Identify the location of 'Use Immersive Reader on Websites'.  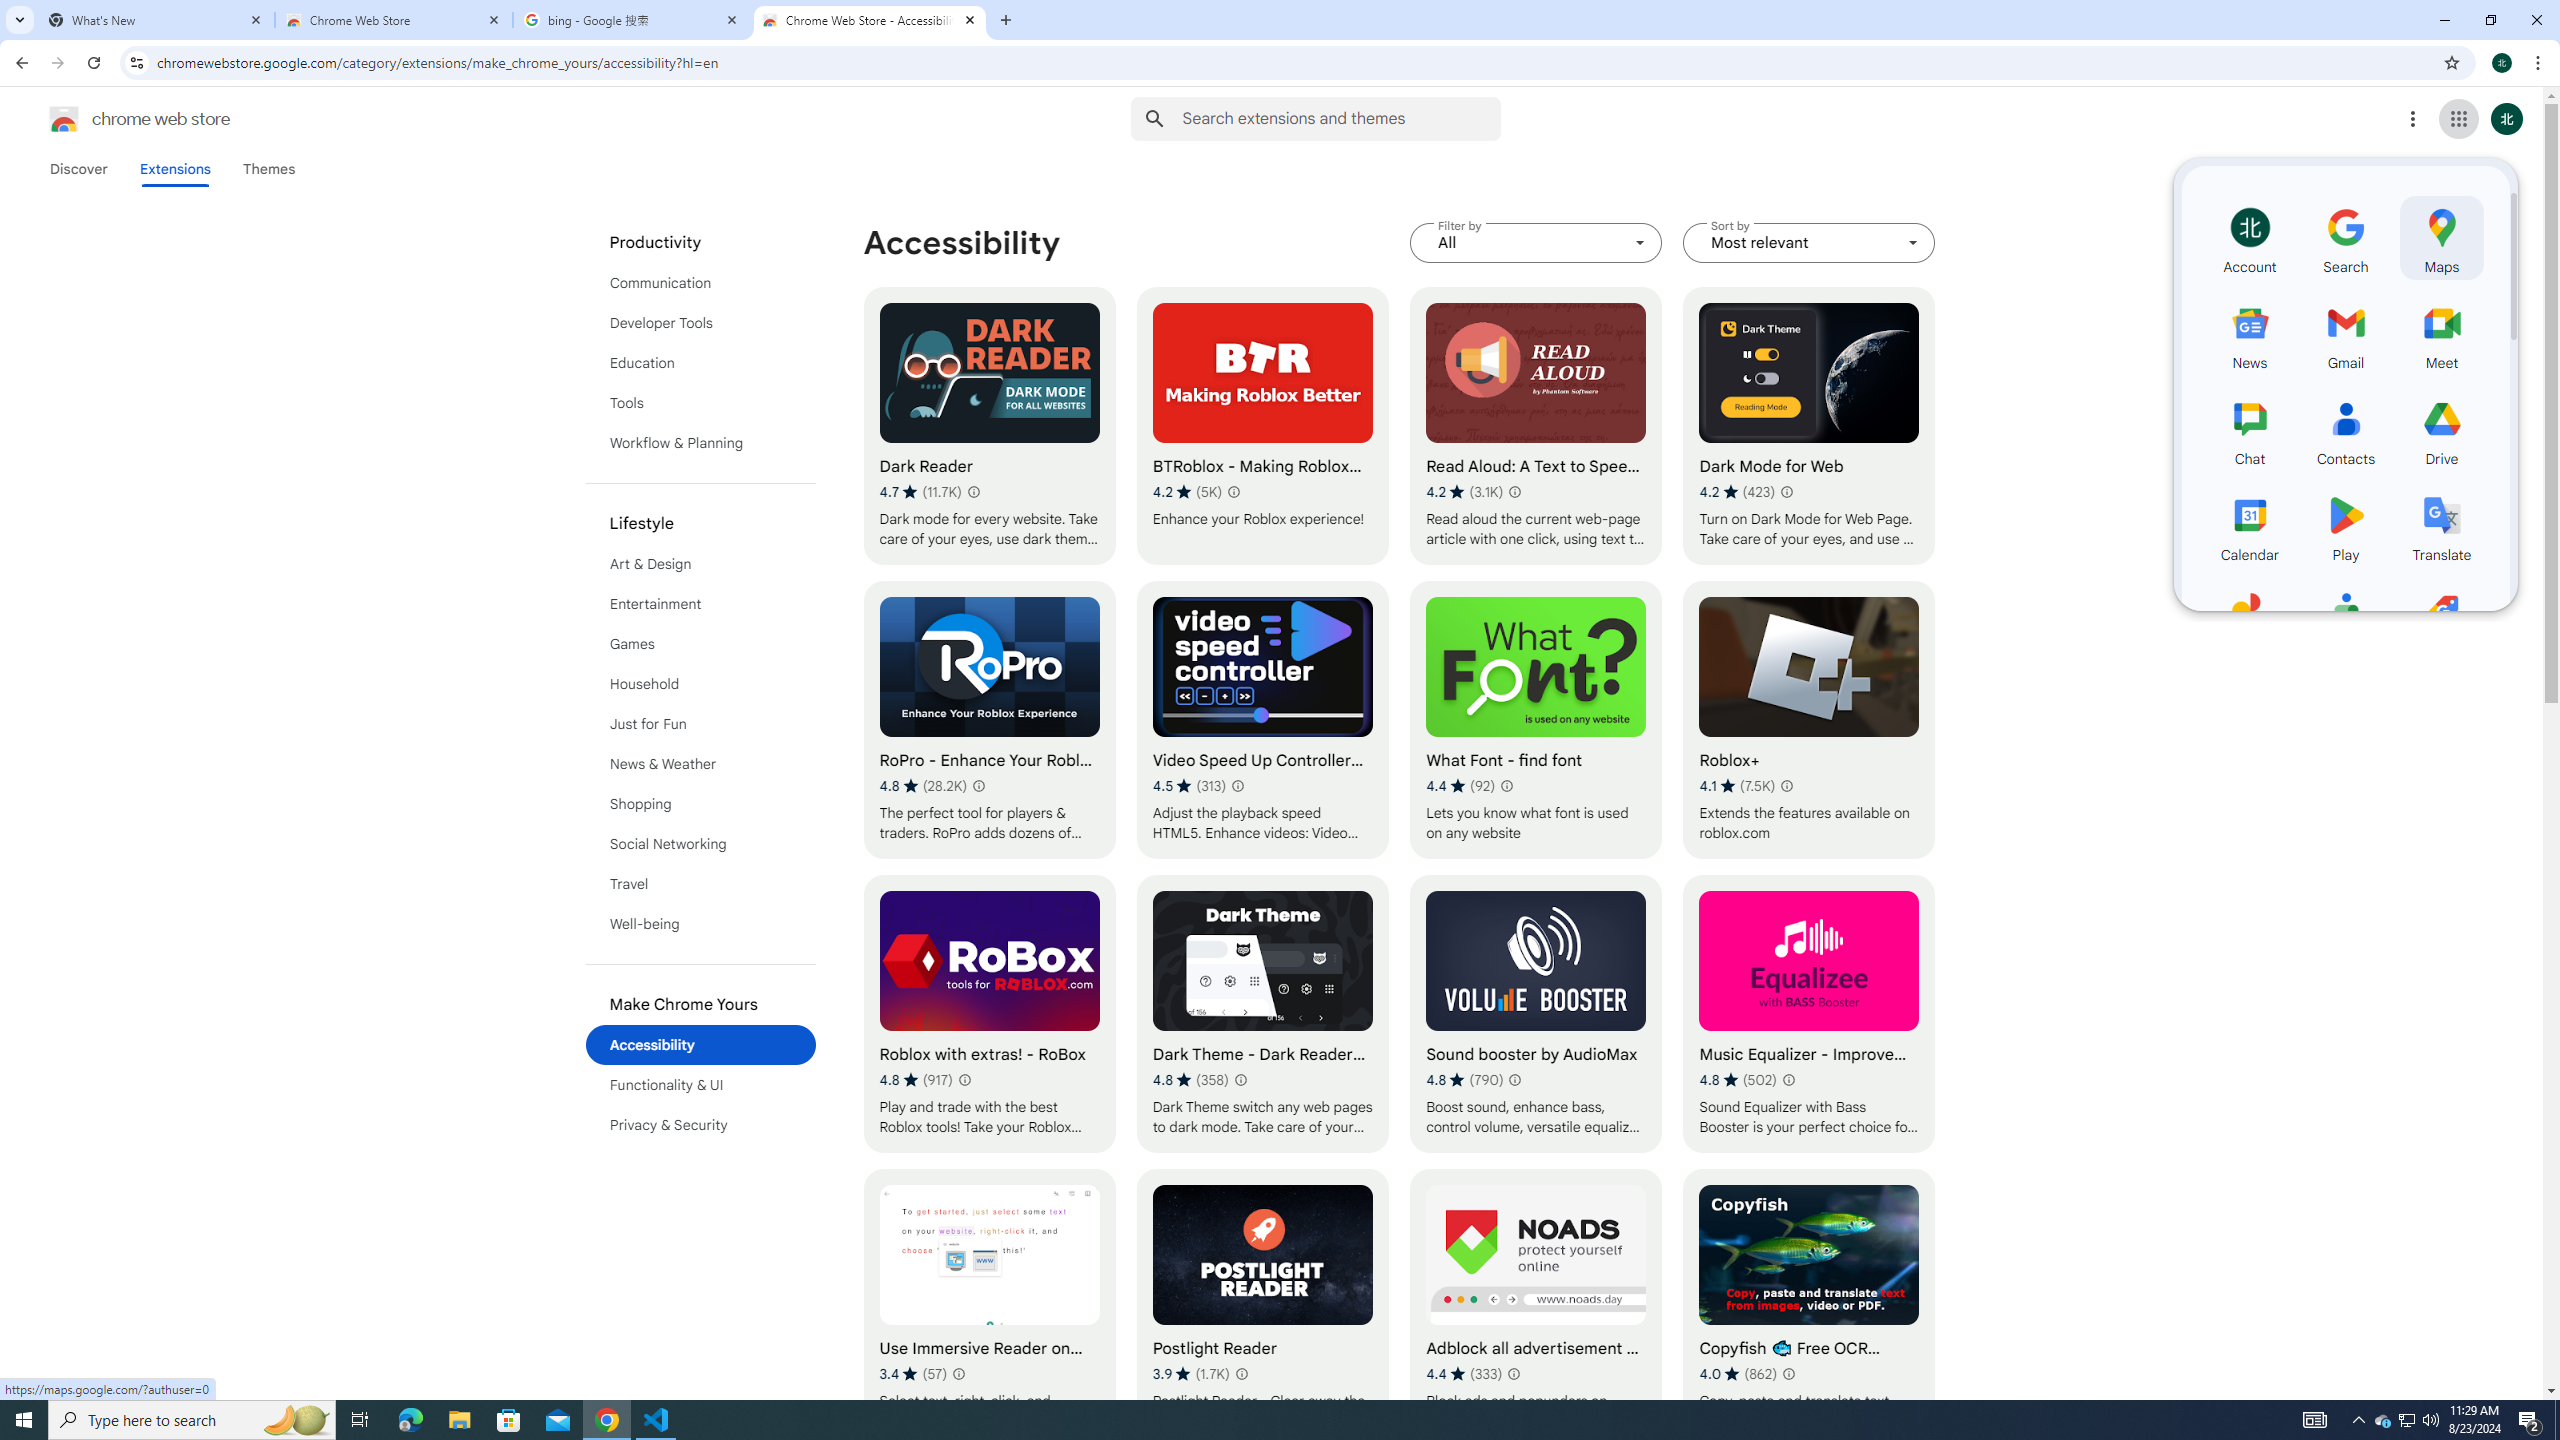
(988, 1307).